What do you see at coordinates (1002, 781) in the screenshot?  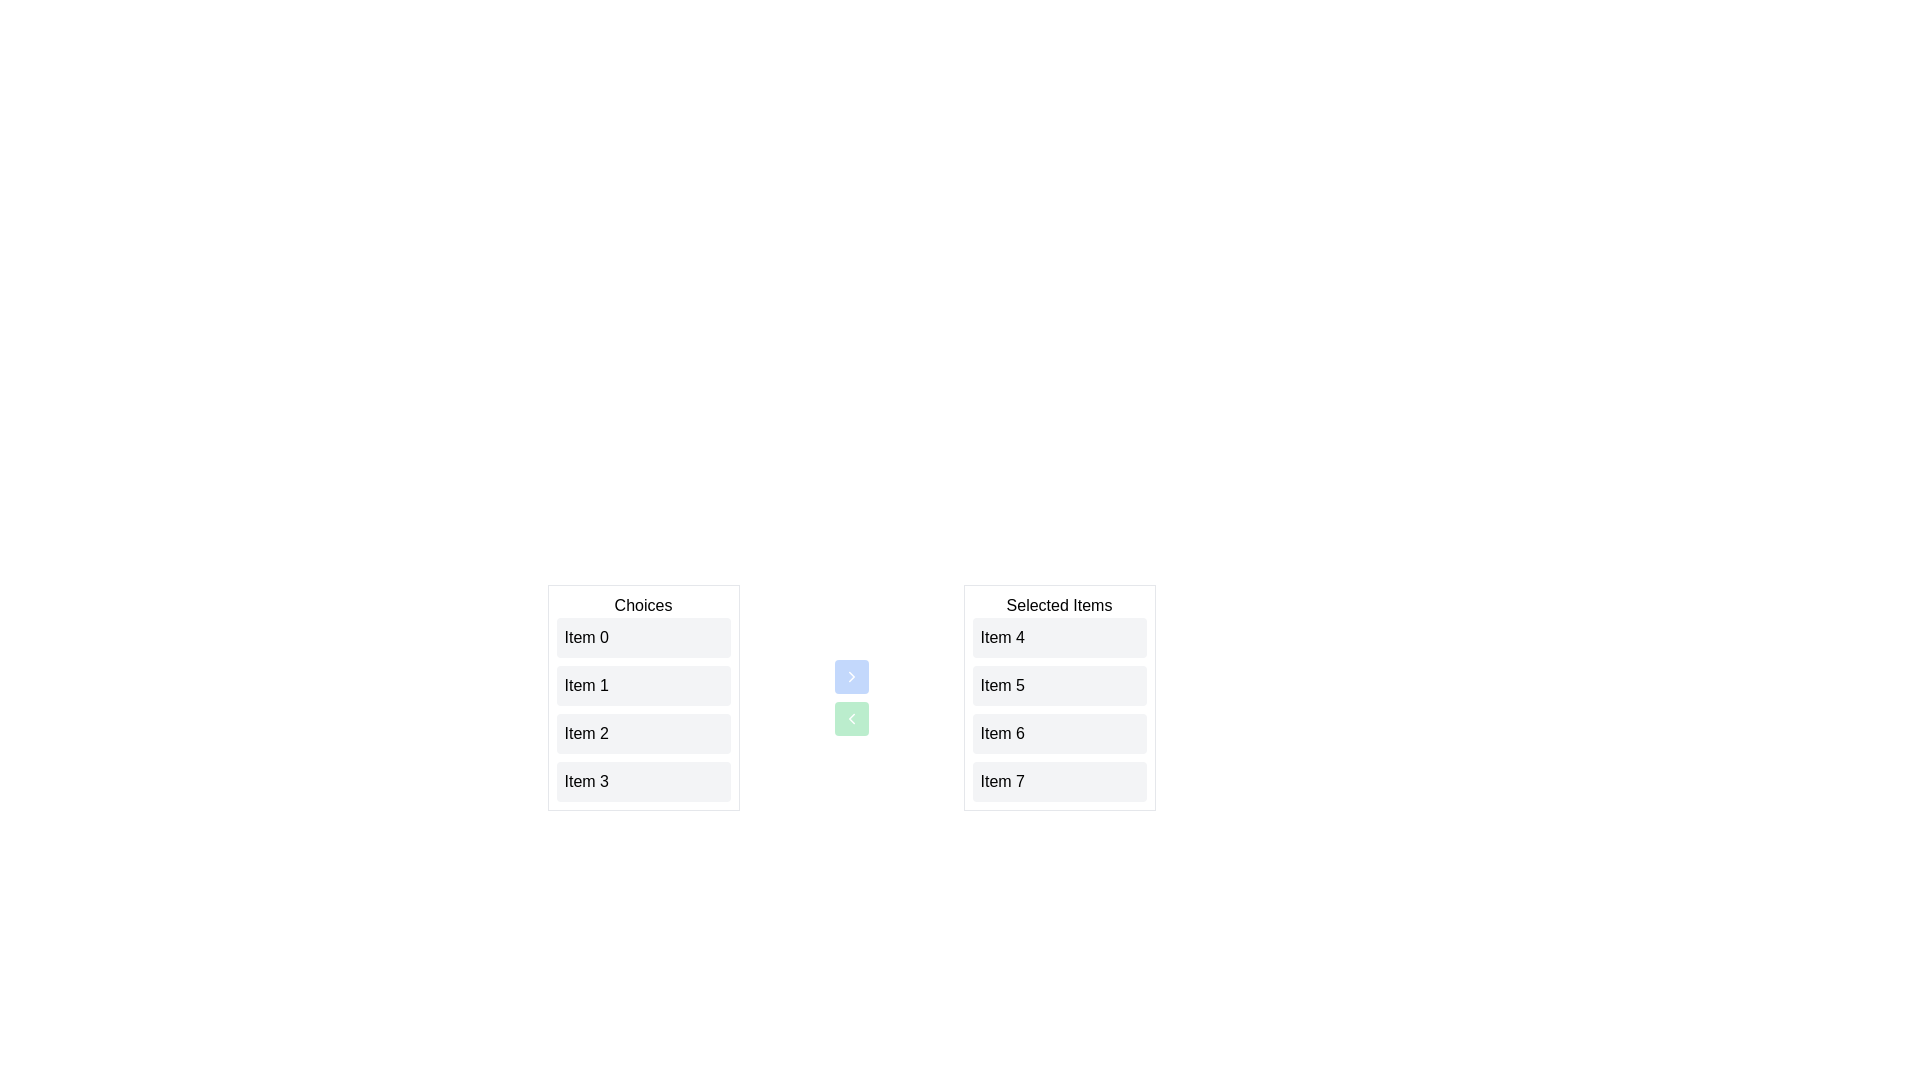 I see `the text label displaying 'Item 7'` at bounding box center [1002, 781].